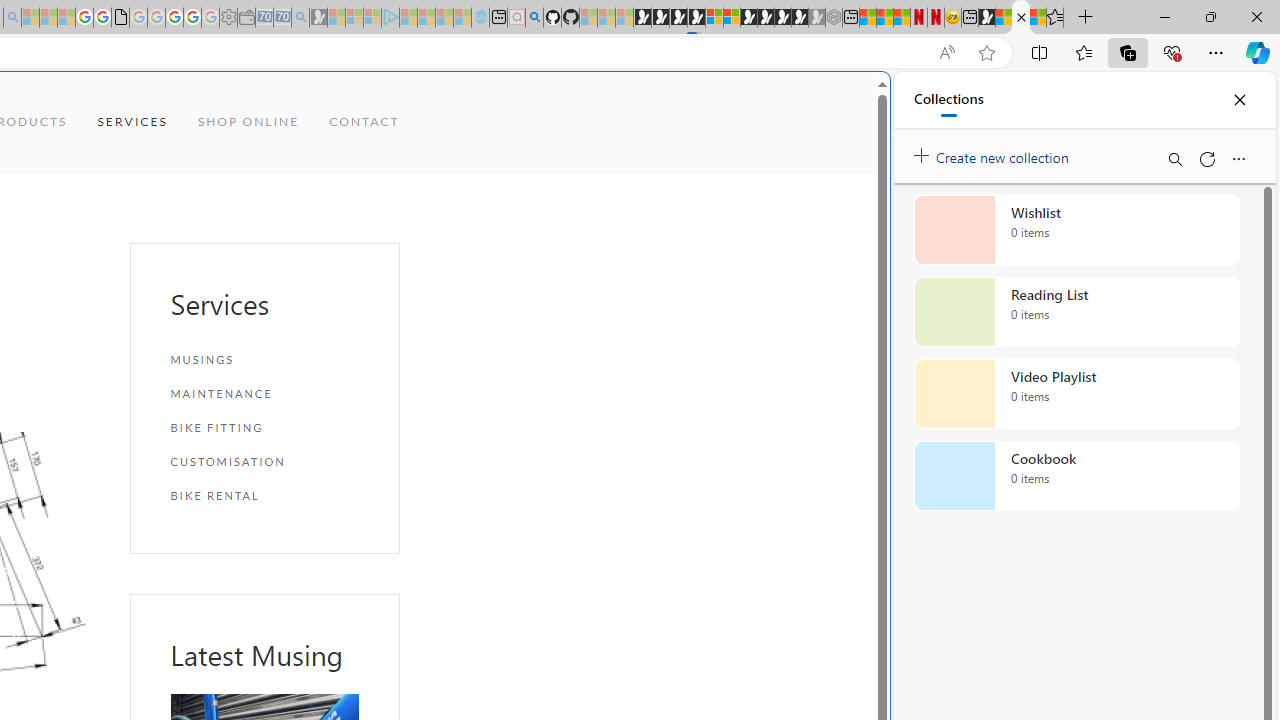 The image size is (1280, 720). What do you see at coordinates (1076, 229) in the screenshot?
I see `'Wishlist collection, 0 items'` at bounding box center [1076, 229].